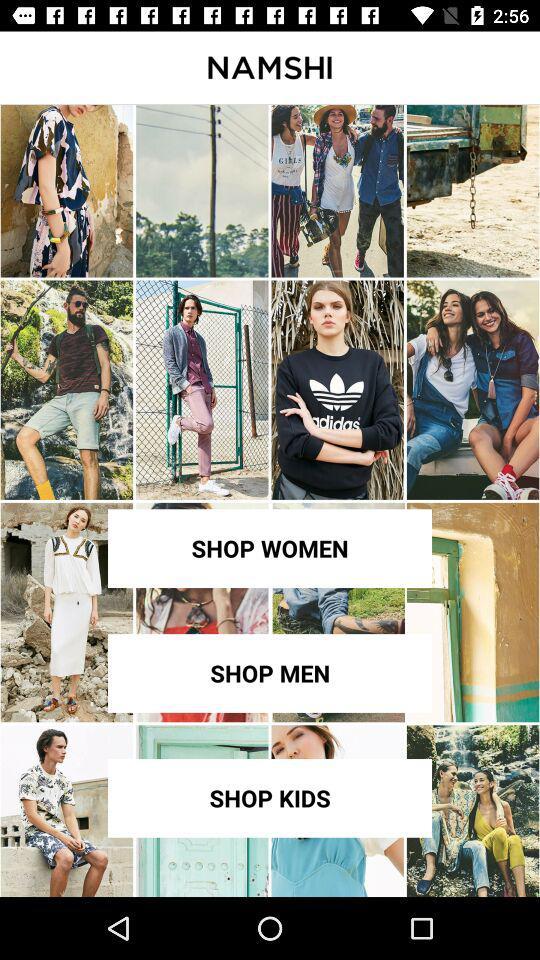 The image size is (540, 960). I want to click on the shop kids, so click(270, 798).